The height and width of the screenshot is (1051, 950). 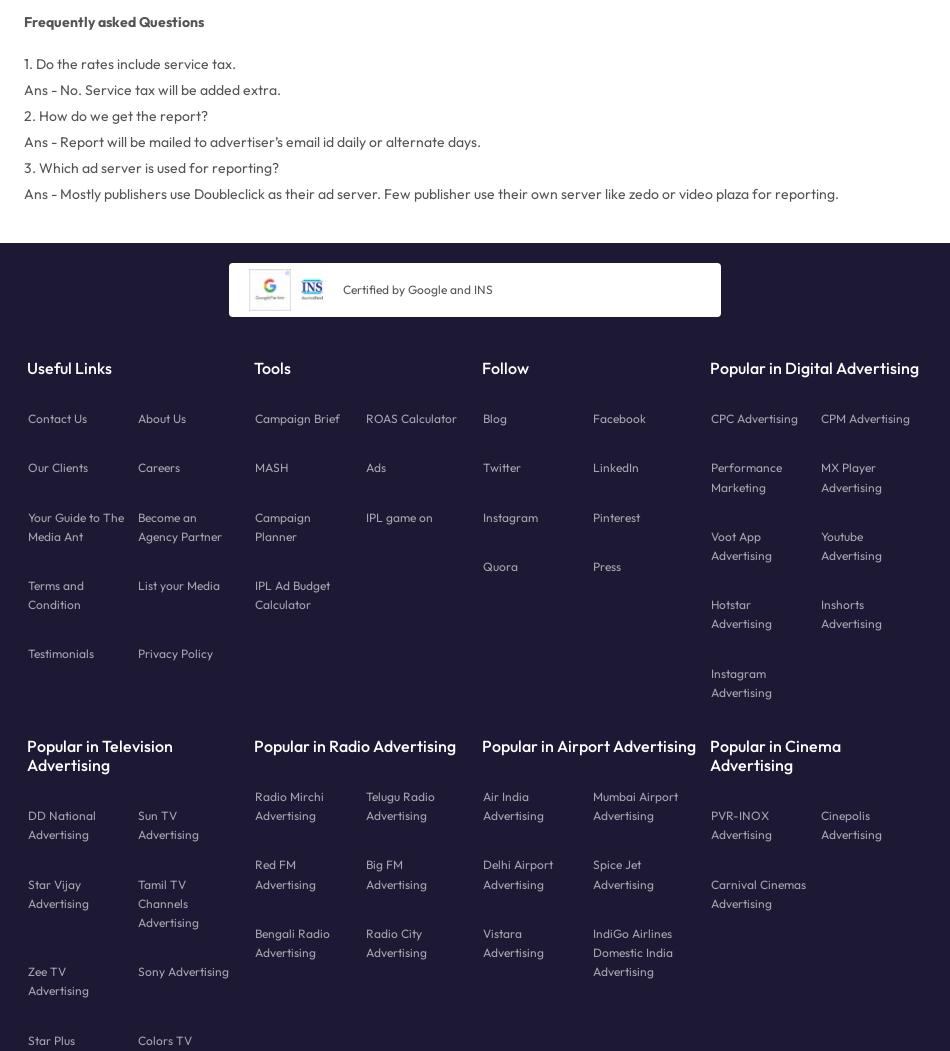 I want to click on 'About Us', so click(x=138, y=417).